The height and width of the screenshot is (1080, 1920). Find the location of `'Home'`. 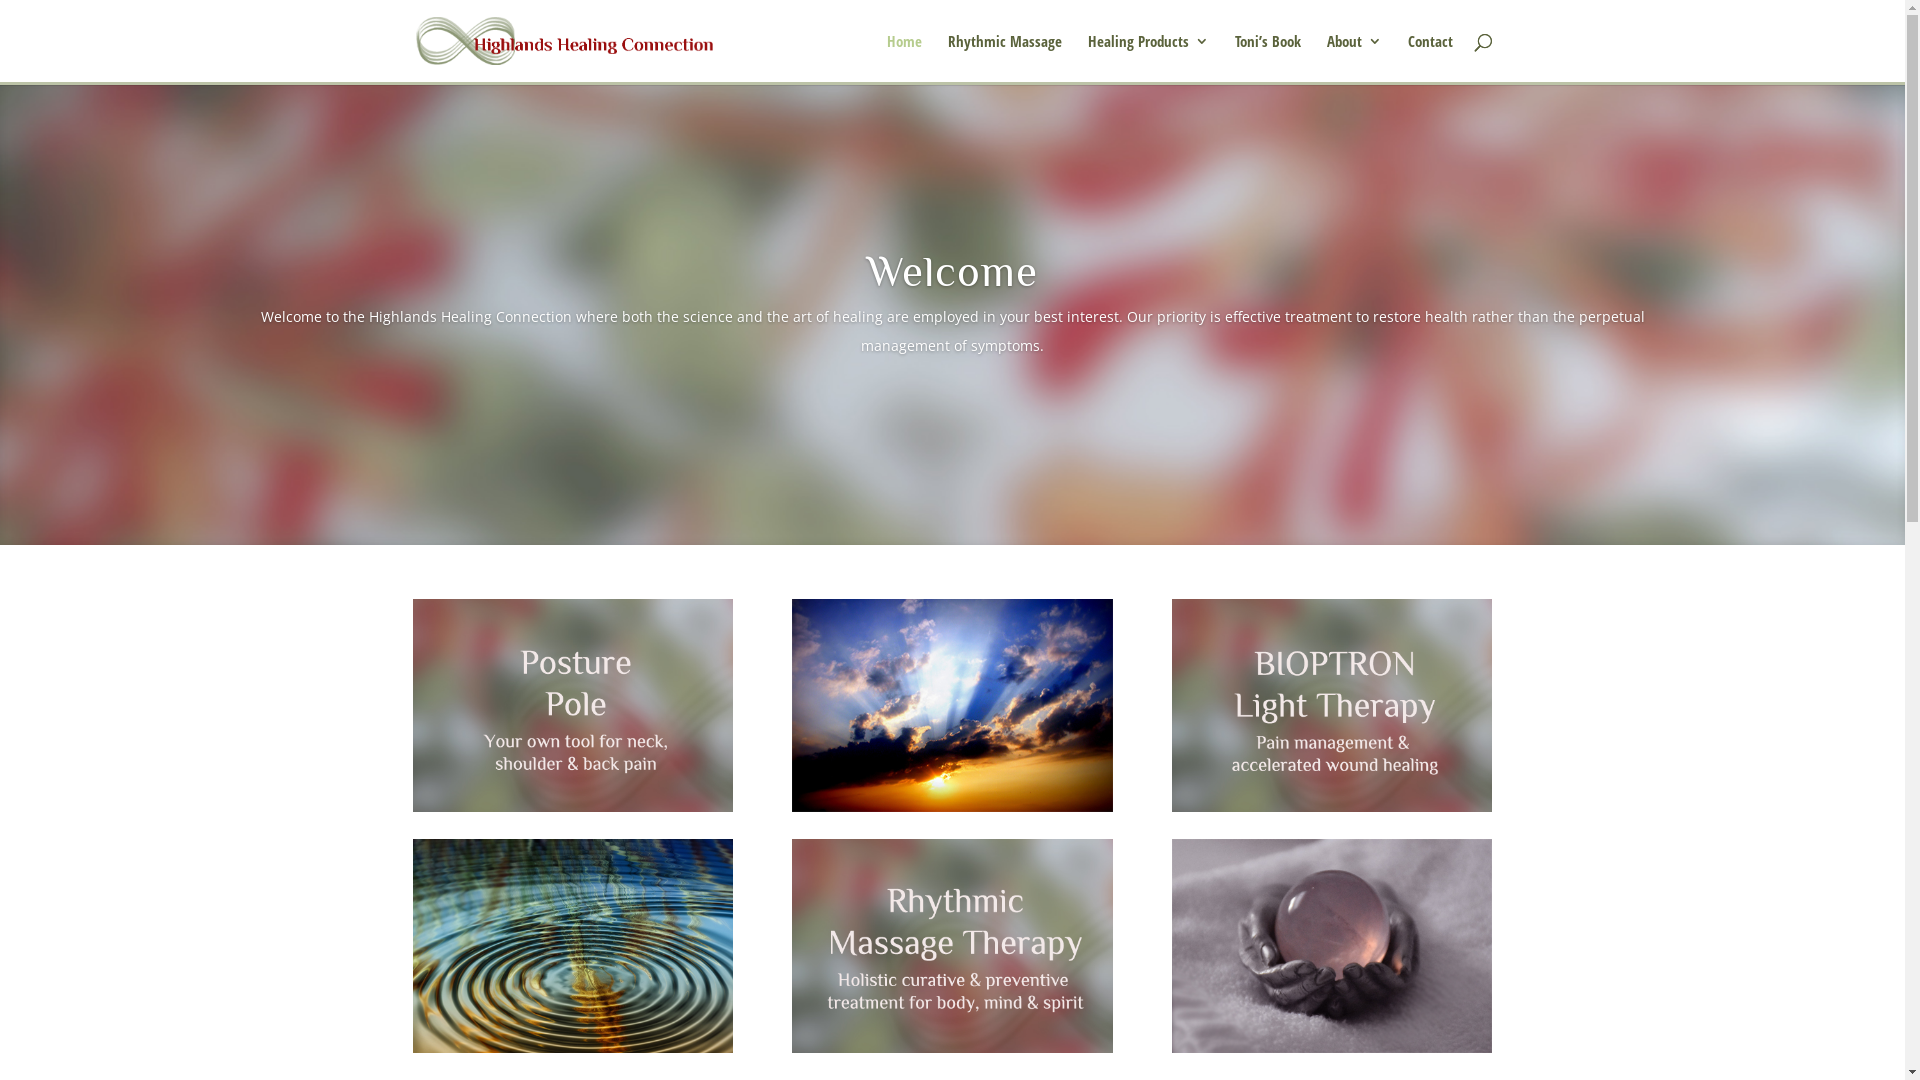

'Home' is located at coordinates (902, 56).